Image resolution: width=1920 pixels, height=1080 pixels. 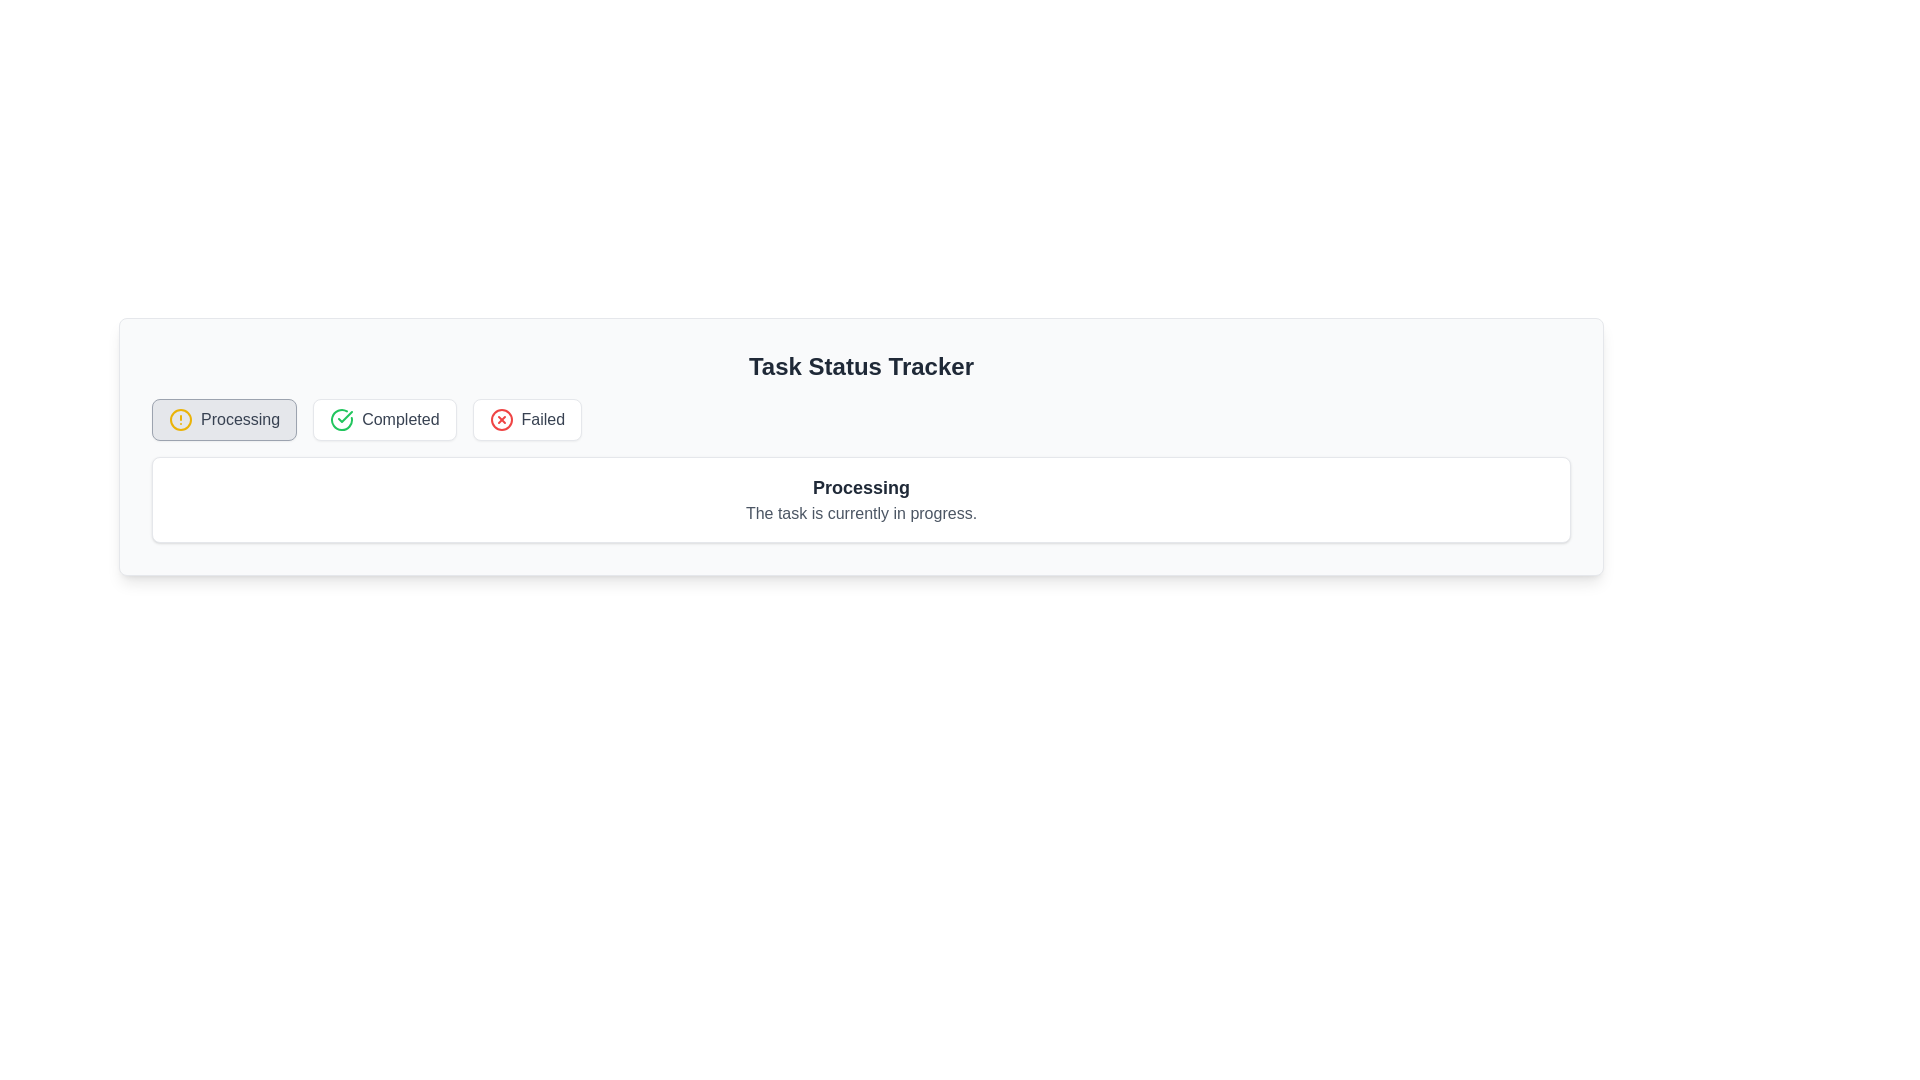 What do you see at coordinates (181, 419) in the screenshot?
I see `the SVG-based warning icon inside the 'Processing' button on the leftmost side of the status indicator bar` at bounding box center [181, 419].